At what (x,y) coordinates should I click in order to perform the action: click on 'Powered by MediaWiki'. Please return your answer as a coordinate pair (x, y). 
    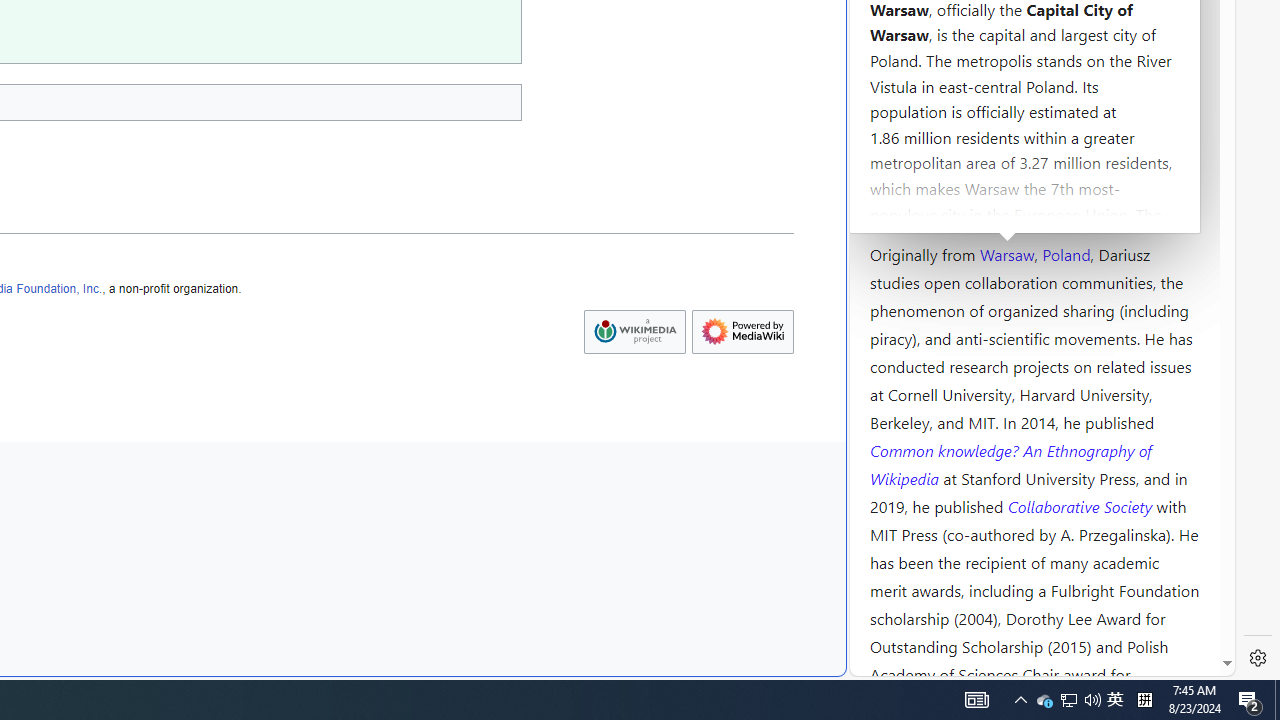
    Looking at the image, I should click on (742, 330).